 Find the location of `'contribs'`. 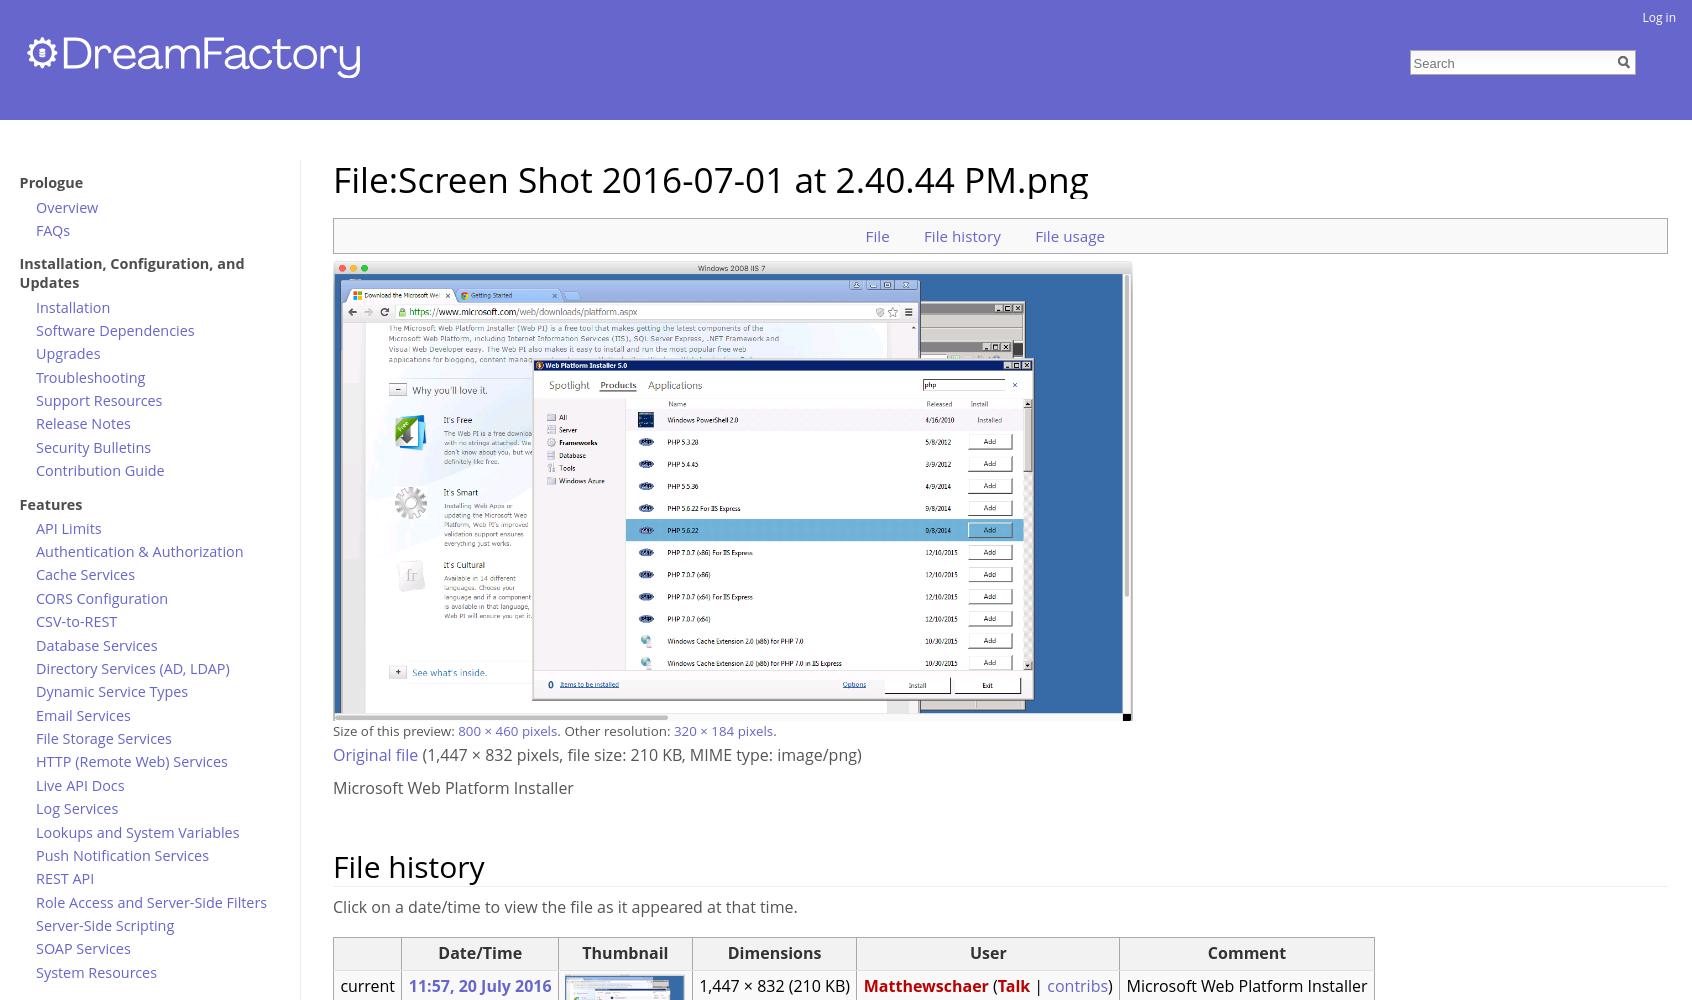

'contribs' is located at coordinates (1077, 984).